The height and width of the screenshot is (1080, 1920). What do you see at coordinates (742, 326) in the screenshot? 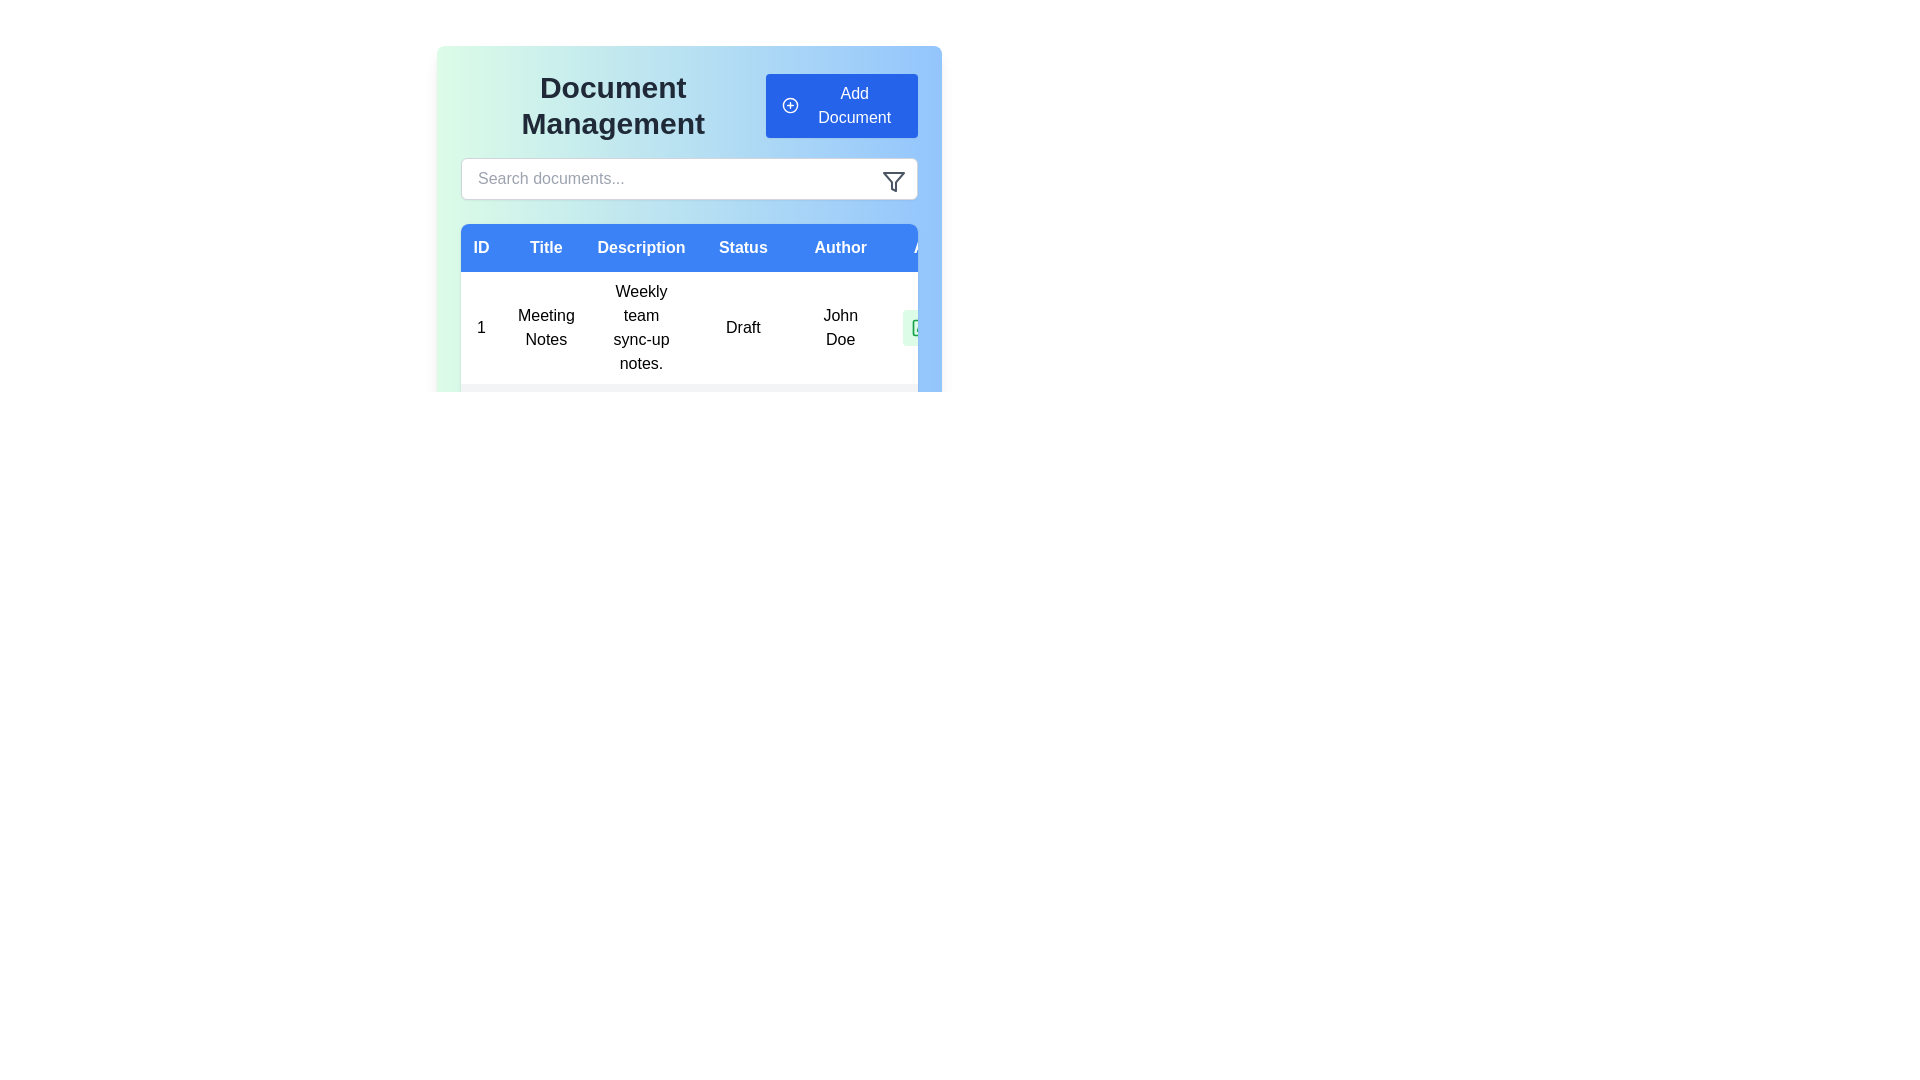
I see `the text label displaying 'Draft' located in the fourth cell of the 'Status' column in the table` at bounding box center [742, 326].